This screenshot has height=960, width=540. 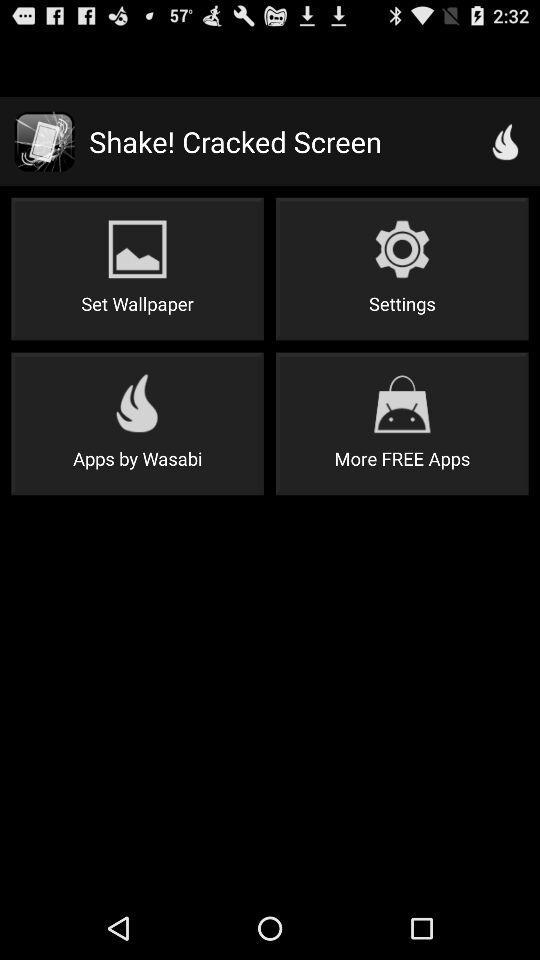 I want to click on the apps by wasabi, so click(x=136, y=423).